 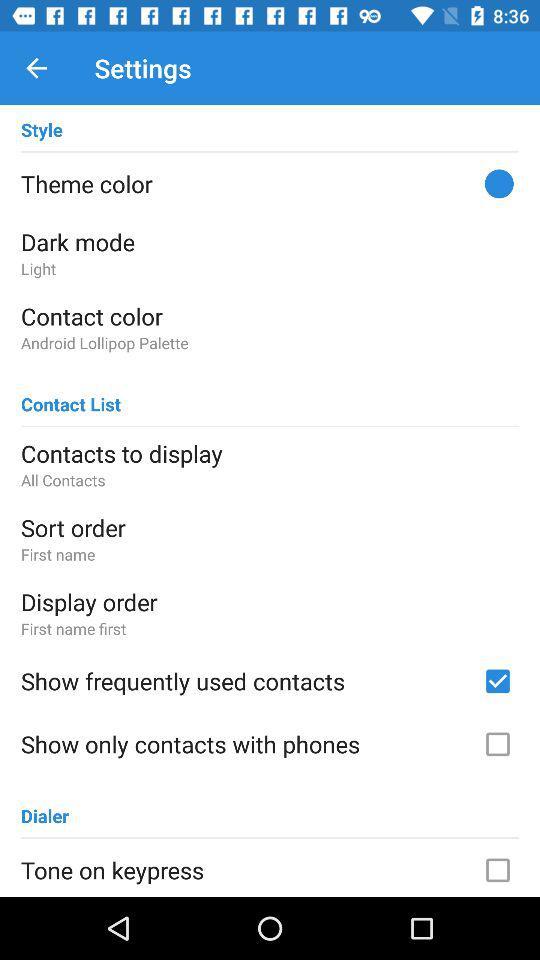 I want to click on the display order, so click(x=270, y=601).